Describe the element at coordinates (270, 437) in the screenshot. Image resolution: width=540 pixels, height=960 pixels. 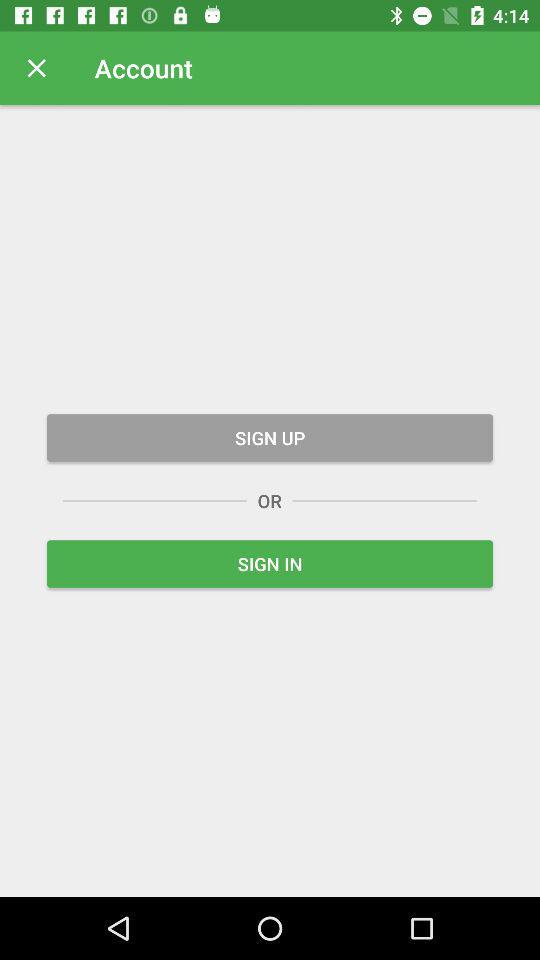
I see `sign up` at that location.